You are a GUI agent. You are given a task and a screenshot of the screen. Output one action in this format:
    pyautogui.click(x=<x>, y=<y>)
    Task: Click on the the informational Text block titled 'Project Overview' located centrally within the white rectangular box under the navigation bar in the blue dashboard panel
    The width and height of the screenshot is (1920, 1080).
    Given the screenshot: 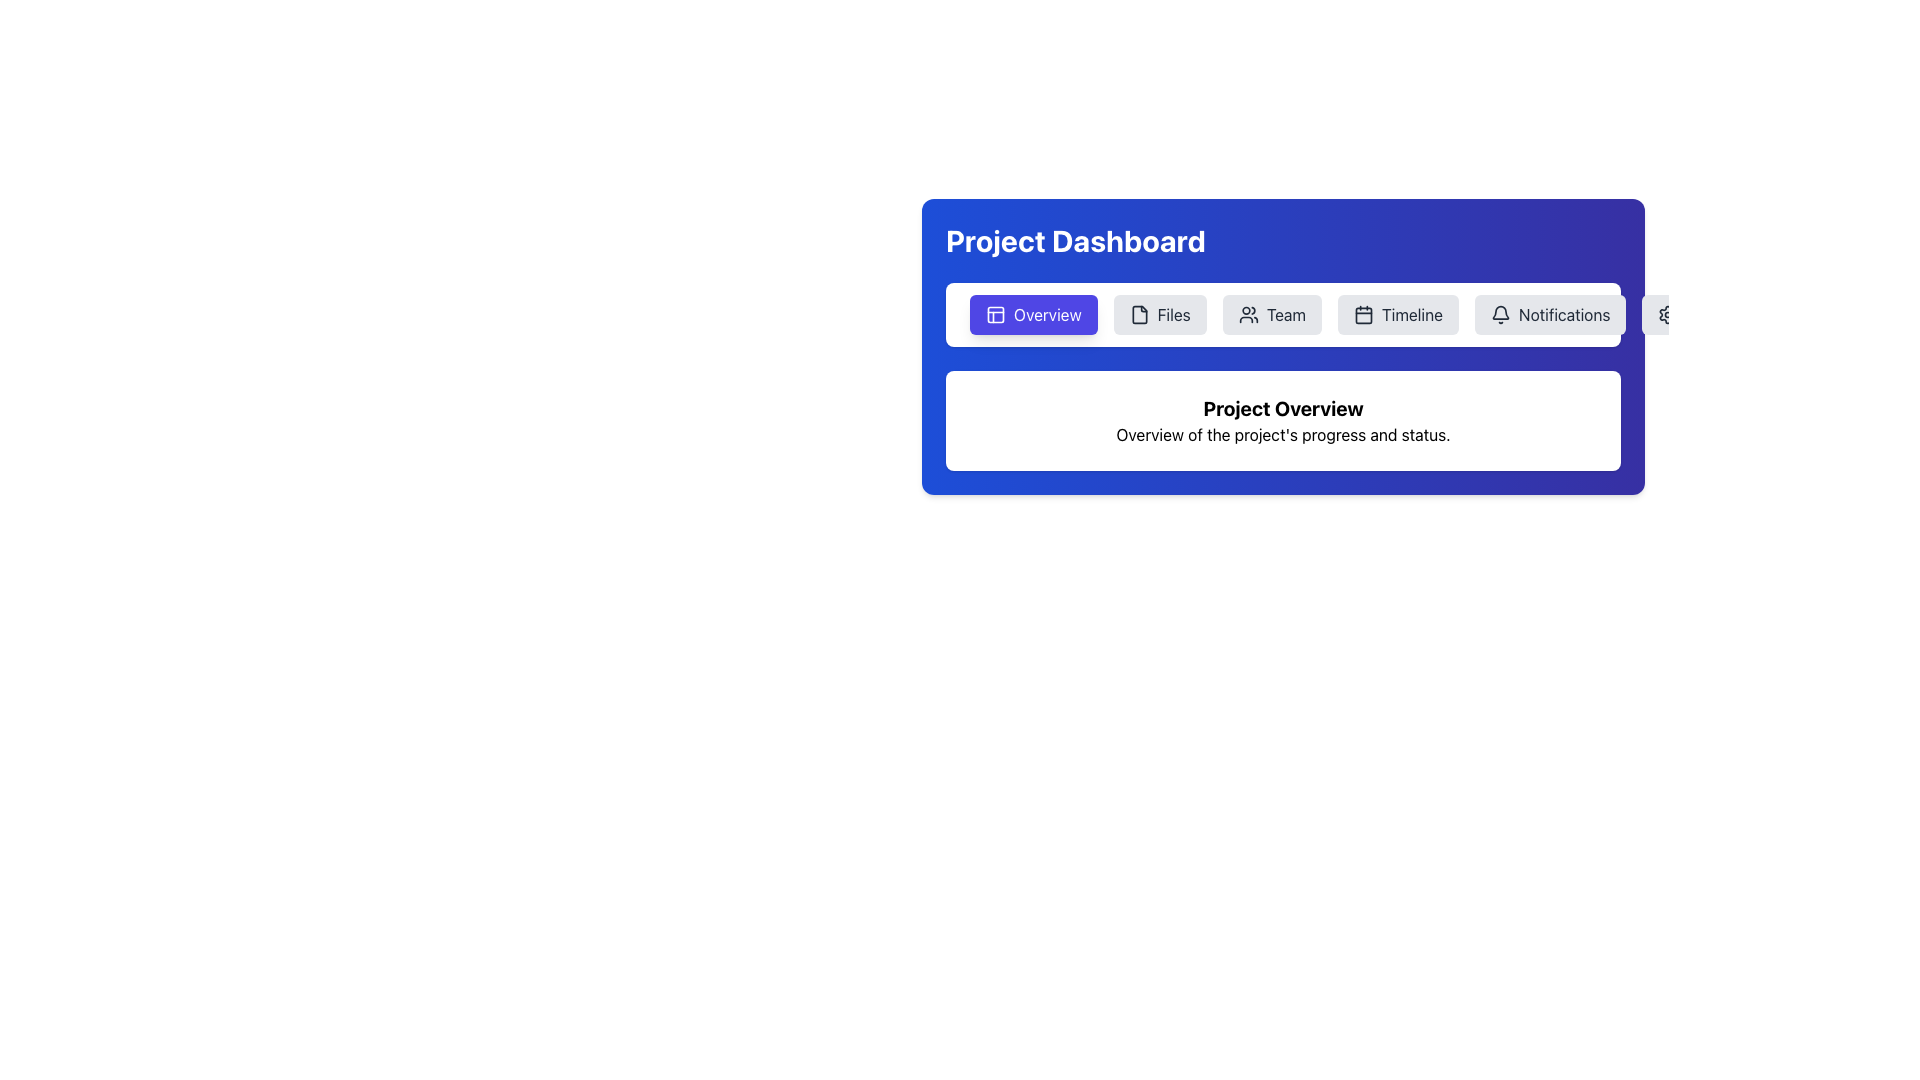 What is the action you would take?
    pyautogui.click(x=1283, y=419)
    